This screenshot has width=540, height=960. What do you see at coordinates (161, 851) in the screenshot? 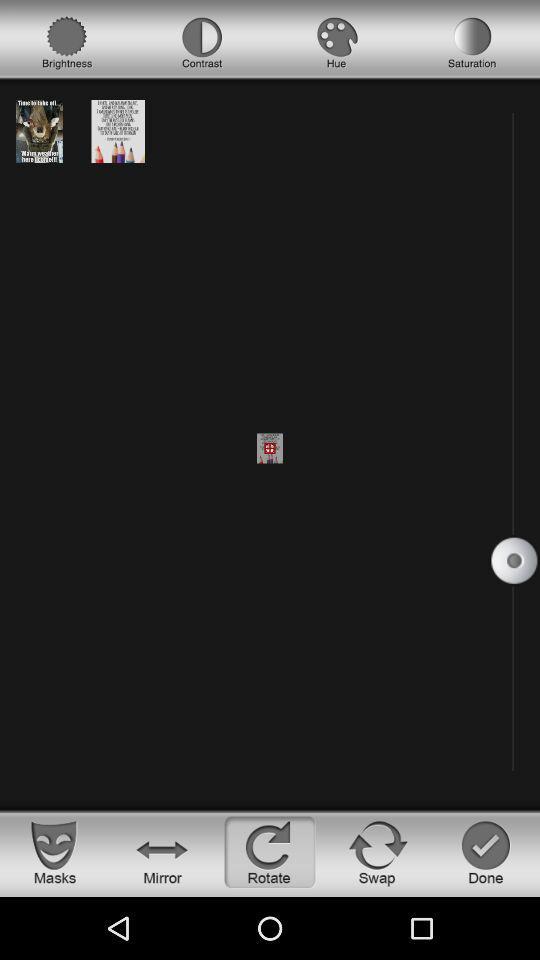
I see `mirror image` at bounding box center [161, 851].